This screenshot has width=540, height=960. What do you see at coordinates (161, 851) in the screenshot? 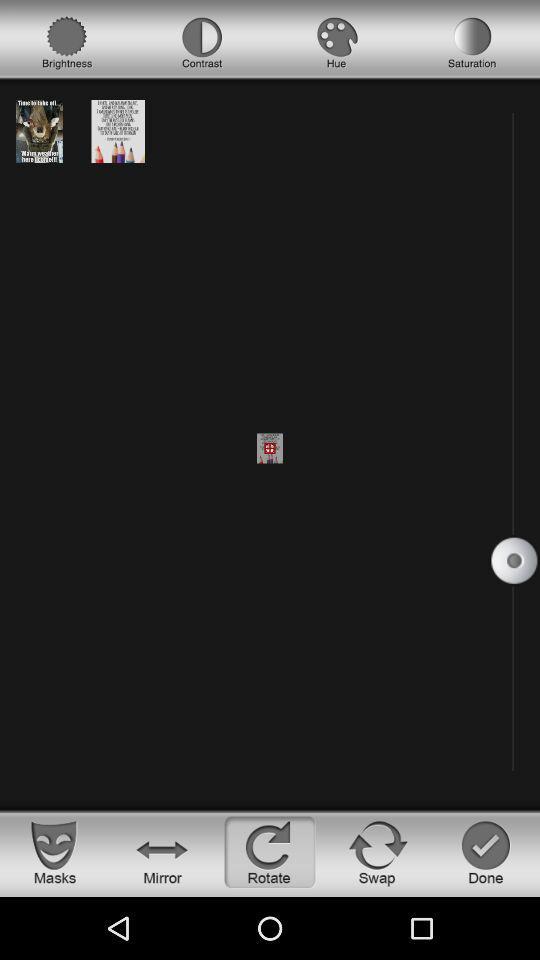
I see `mirror image` at bounding box center [161, 851].